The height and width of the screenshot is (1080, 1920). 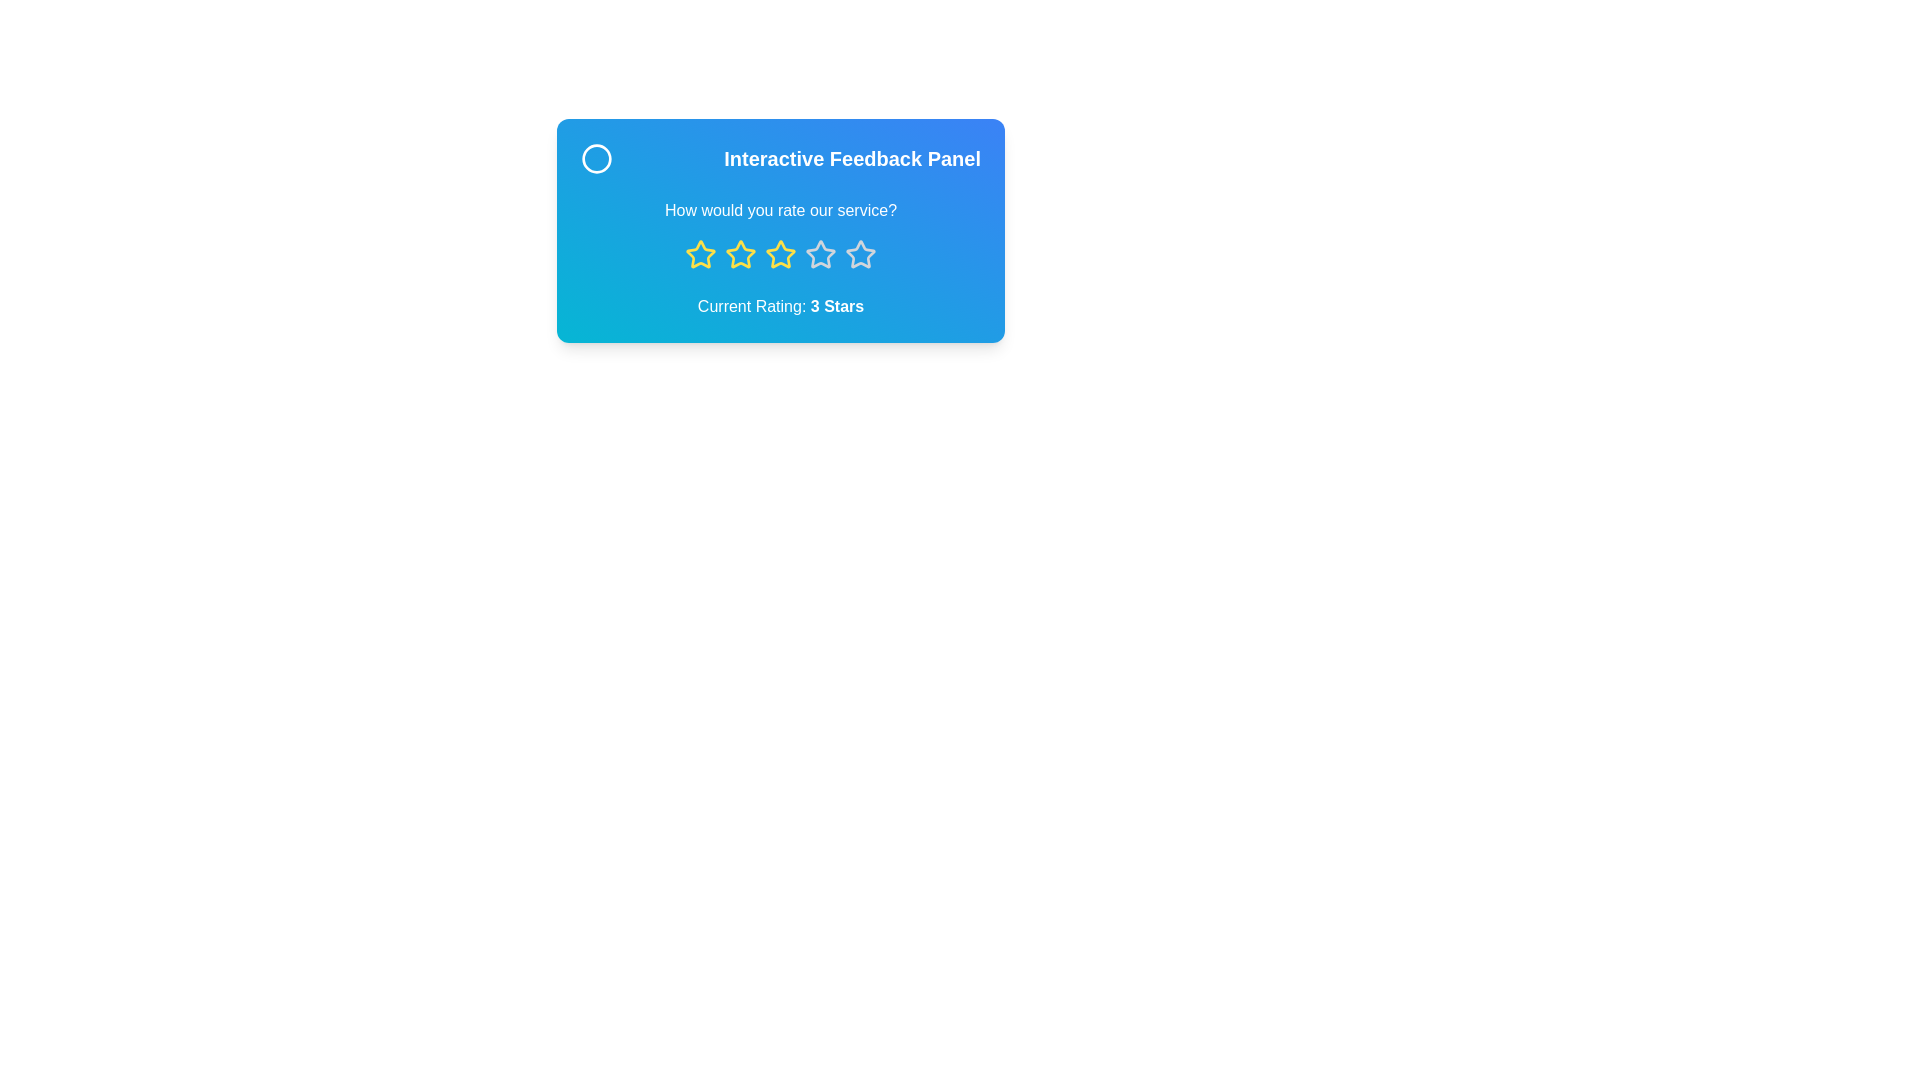 I want to click on the first star icon in the rating system, so click(x=700, y=253).